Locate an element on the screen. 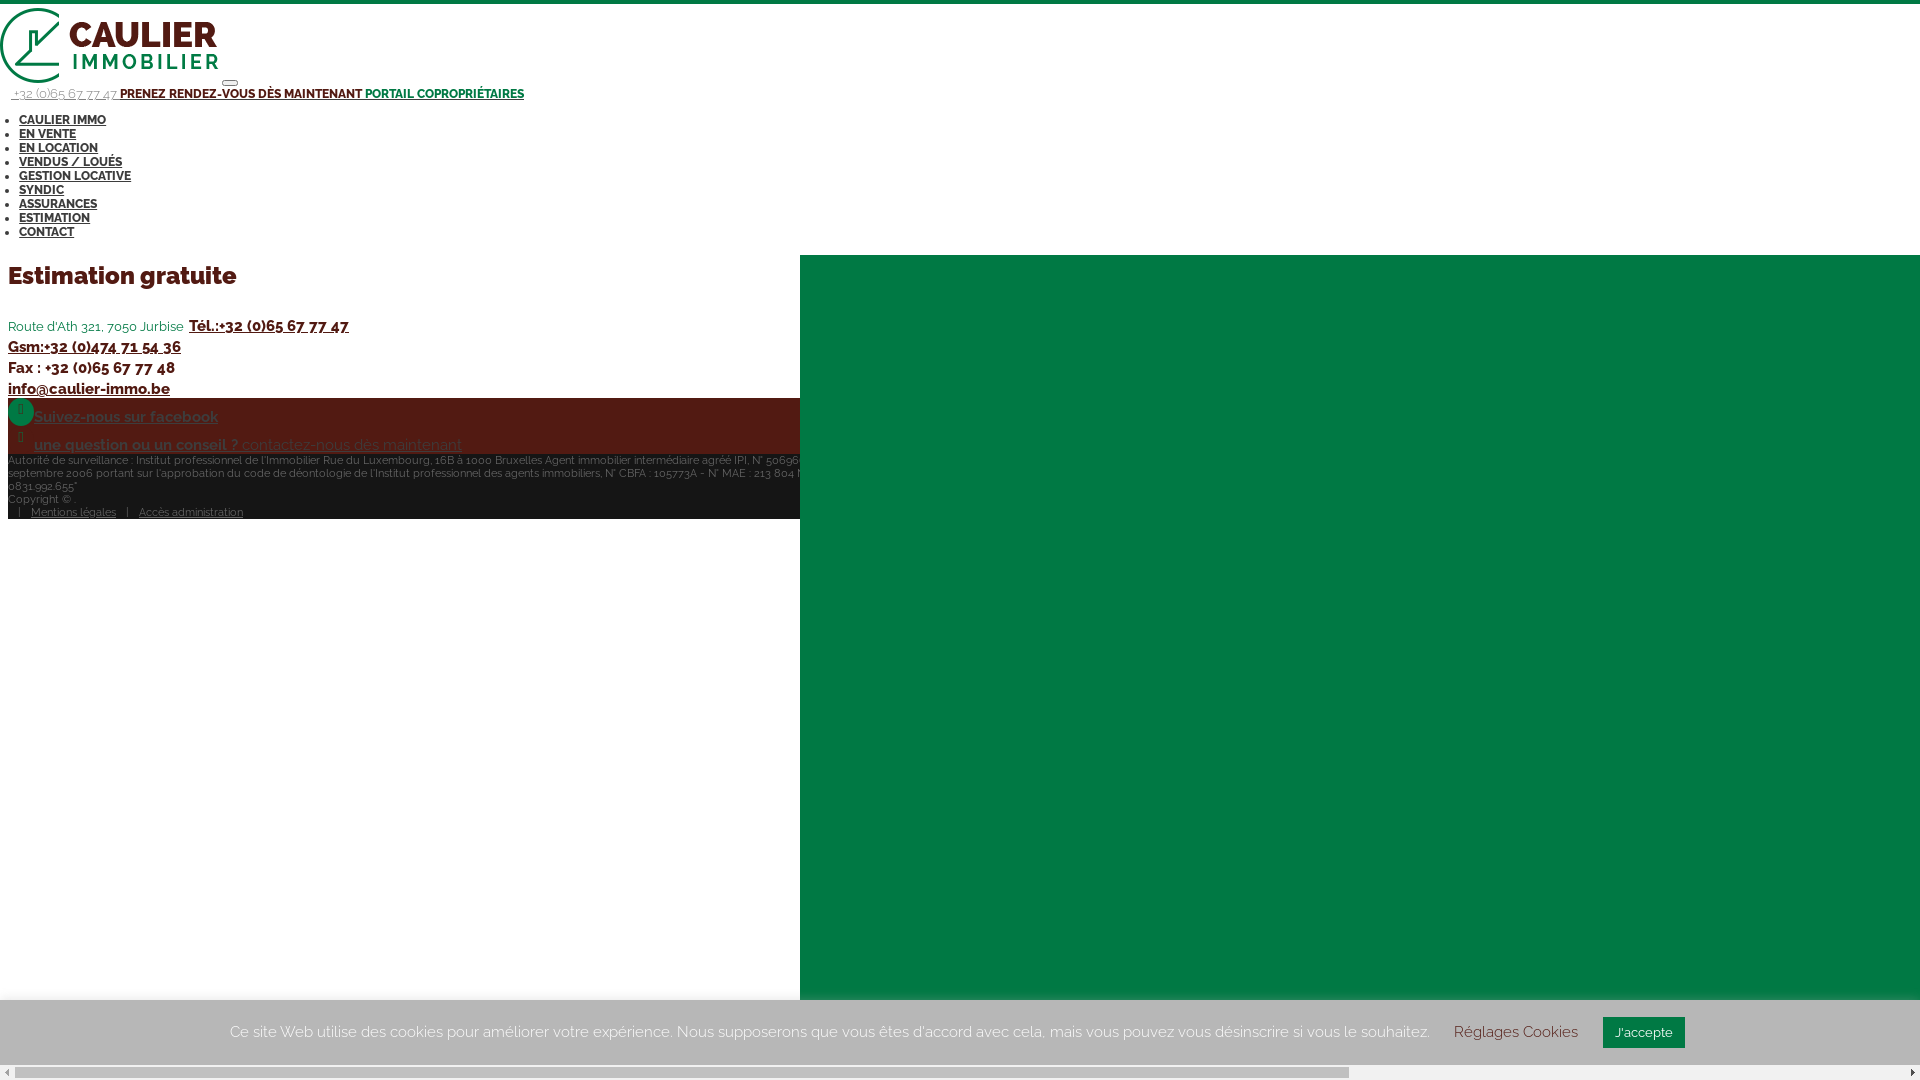  'info@caulier-immo.be' is located at coordinates (88, 389).